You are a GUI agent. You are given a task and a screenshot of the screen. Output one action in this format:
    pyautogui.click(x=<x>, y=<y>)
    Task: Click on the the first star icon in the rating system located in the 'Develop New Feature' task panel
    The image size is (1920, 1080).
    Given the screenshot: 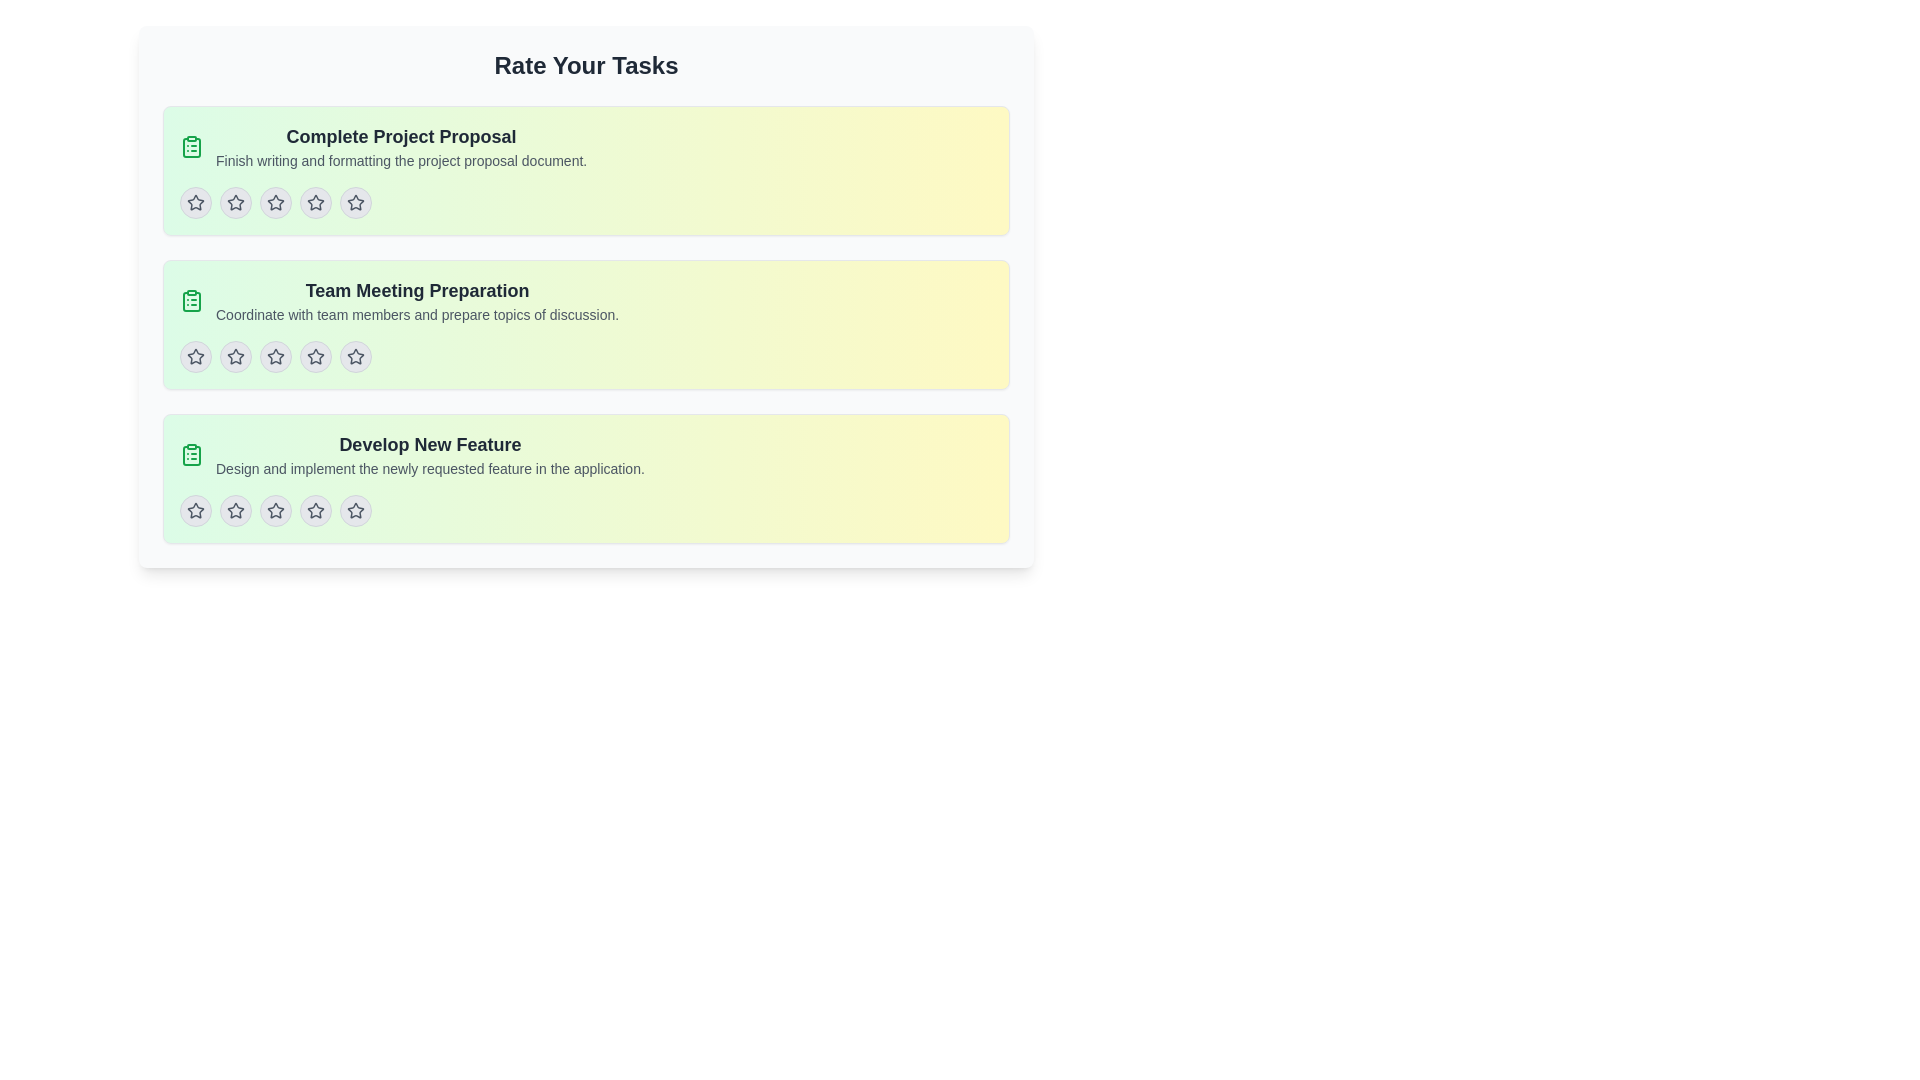 What is the action you would take?
    pyautogui.click(x=196, y=509)
    